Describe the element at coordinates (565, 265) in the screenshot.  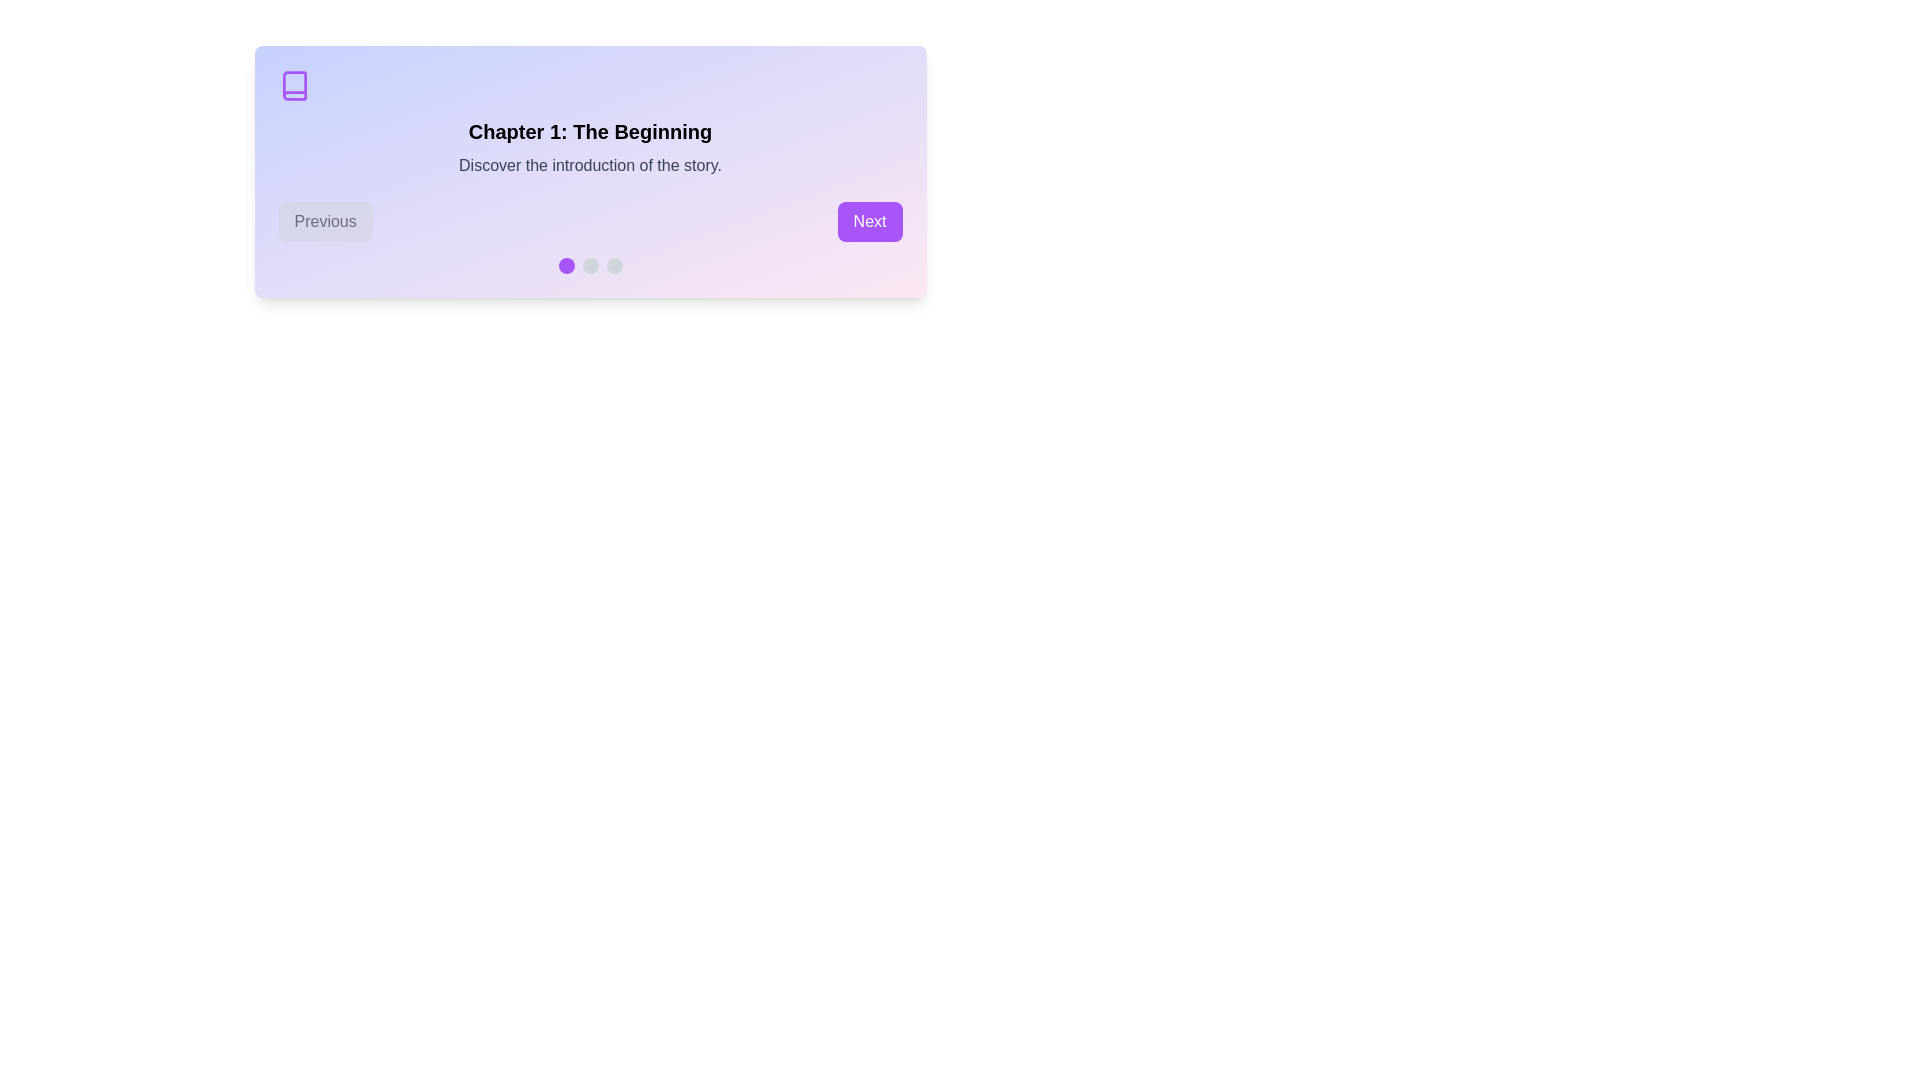
I see `the chapter indicator dot corresponding to 1` at that location.